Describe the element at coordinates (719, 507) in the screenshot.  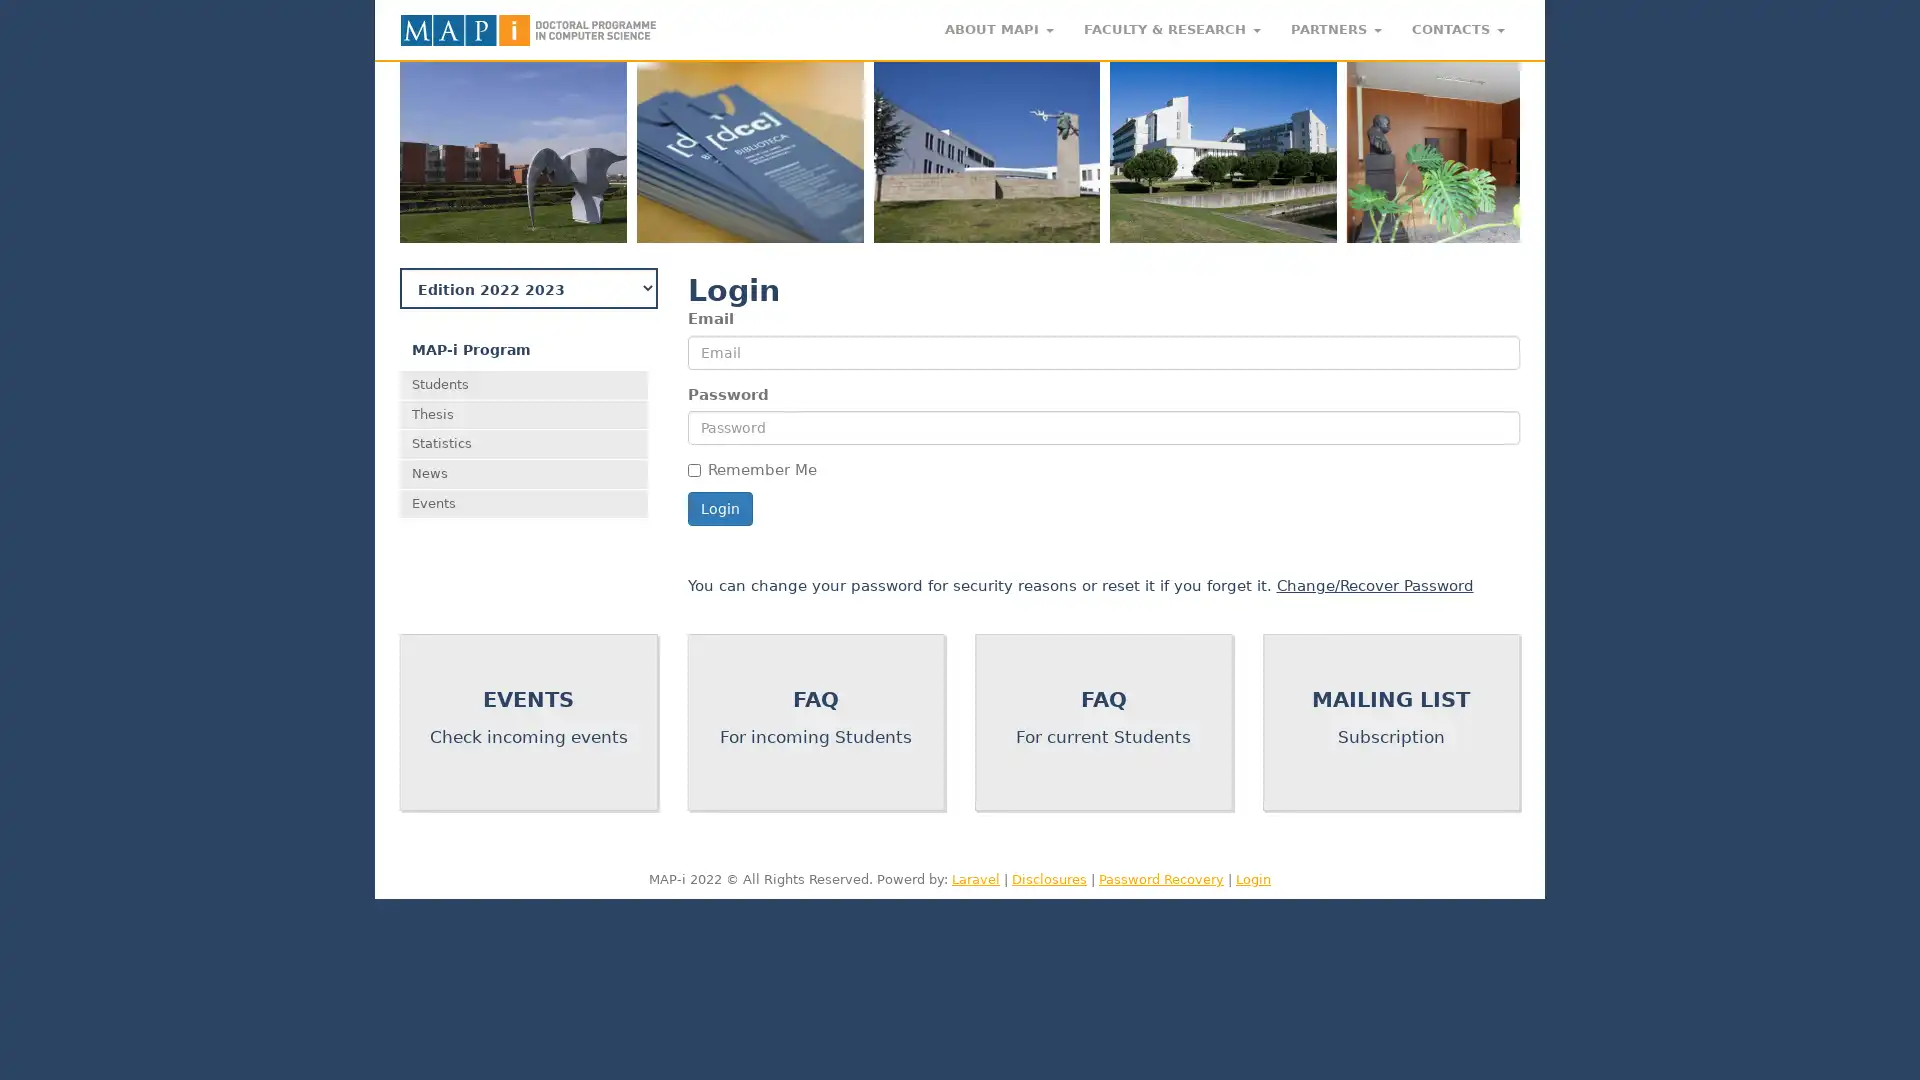
I see `Login` at that location.